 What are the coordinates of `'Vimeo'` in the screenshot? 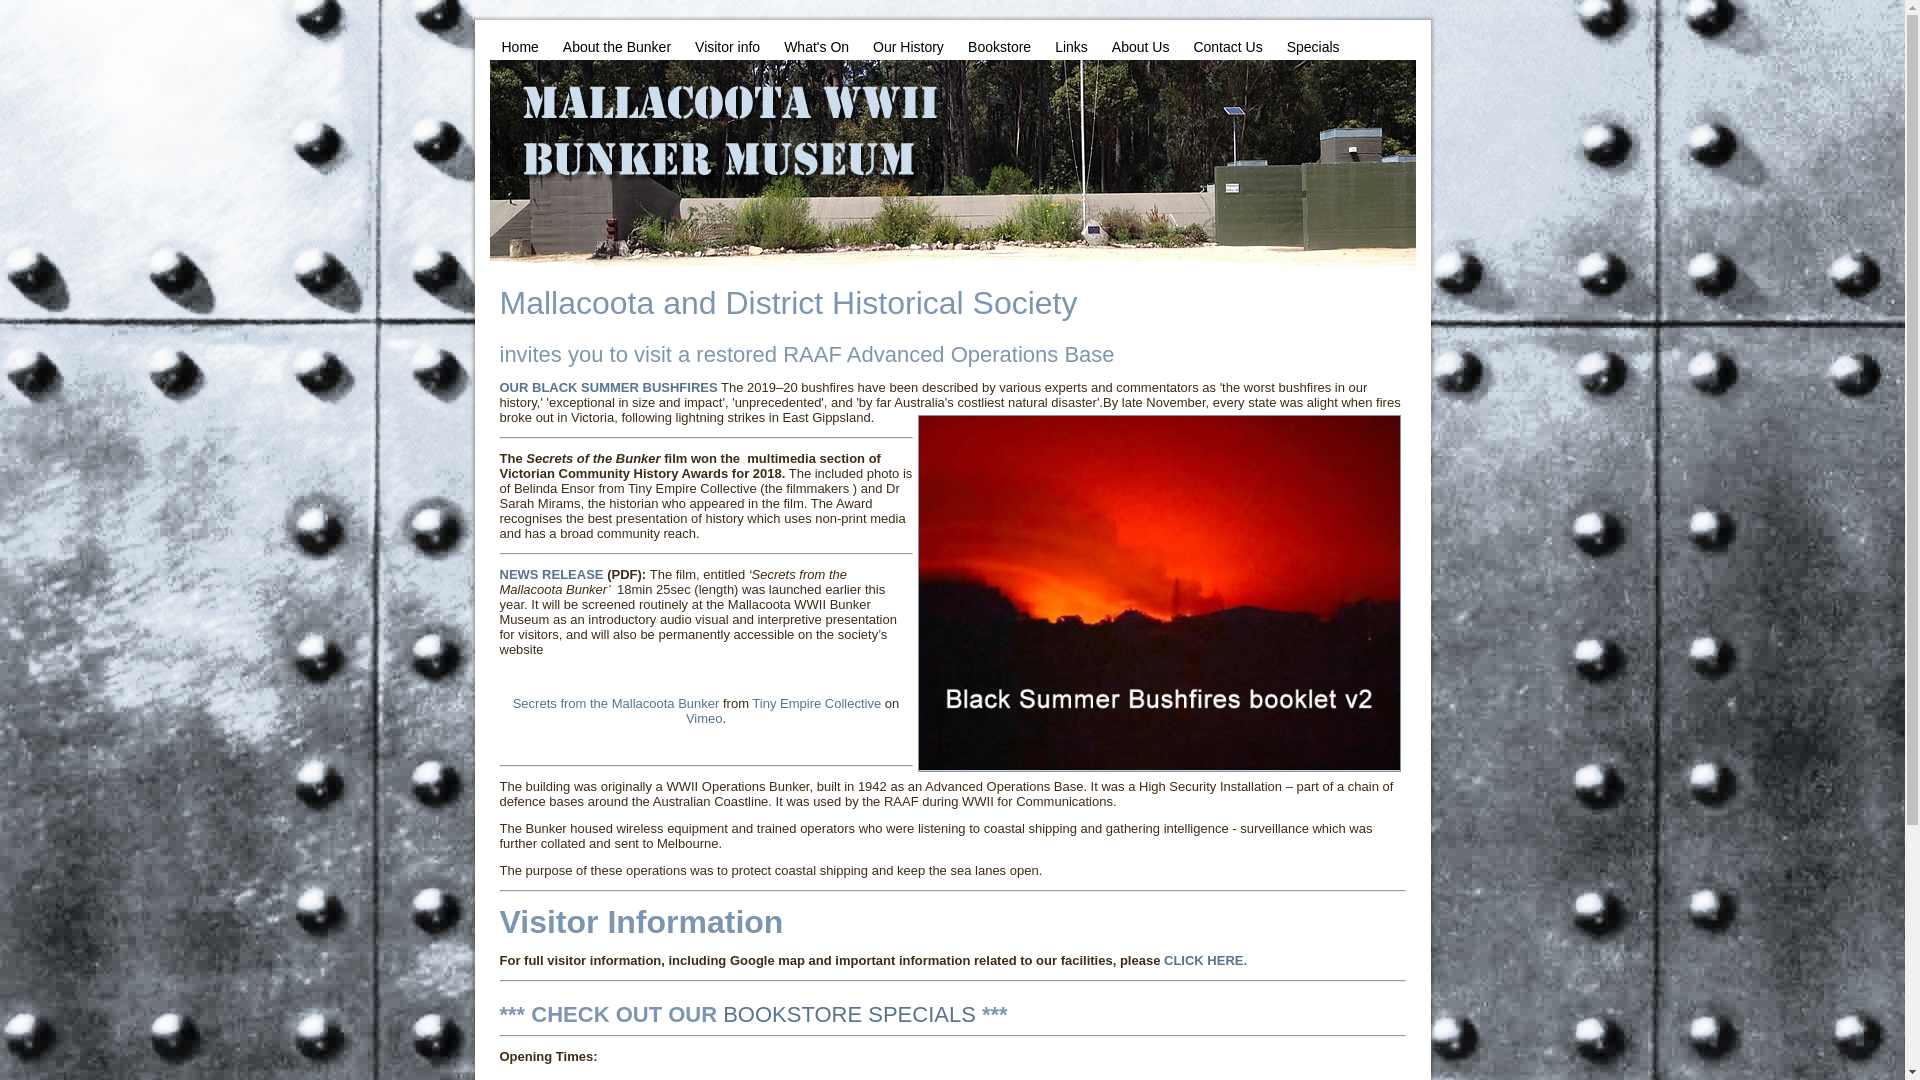 It's located at (704, 717).